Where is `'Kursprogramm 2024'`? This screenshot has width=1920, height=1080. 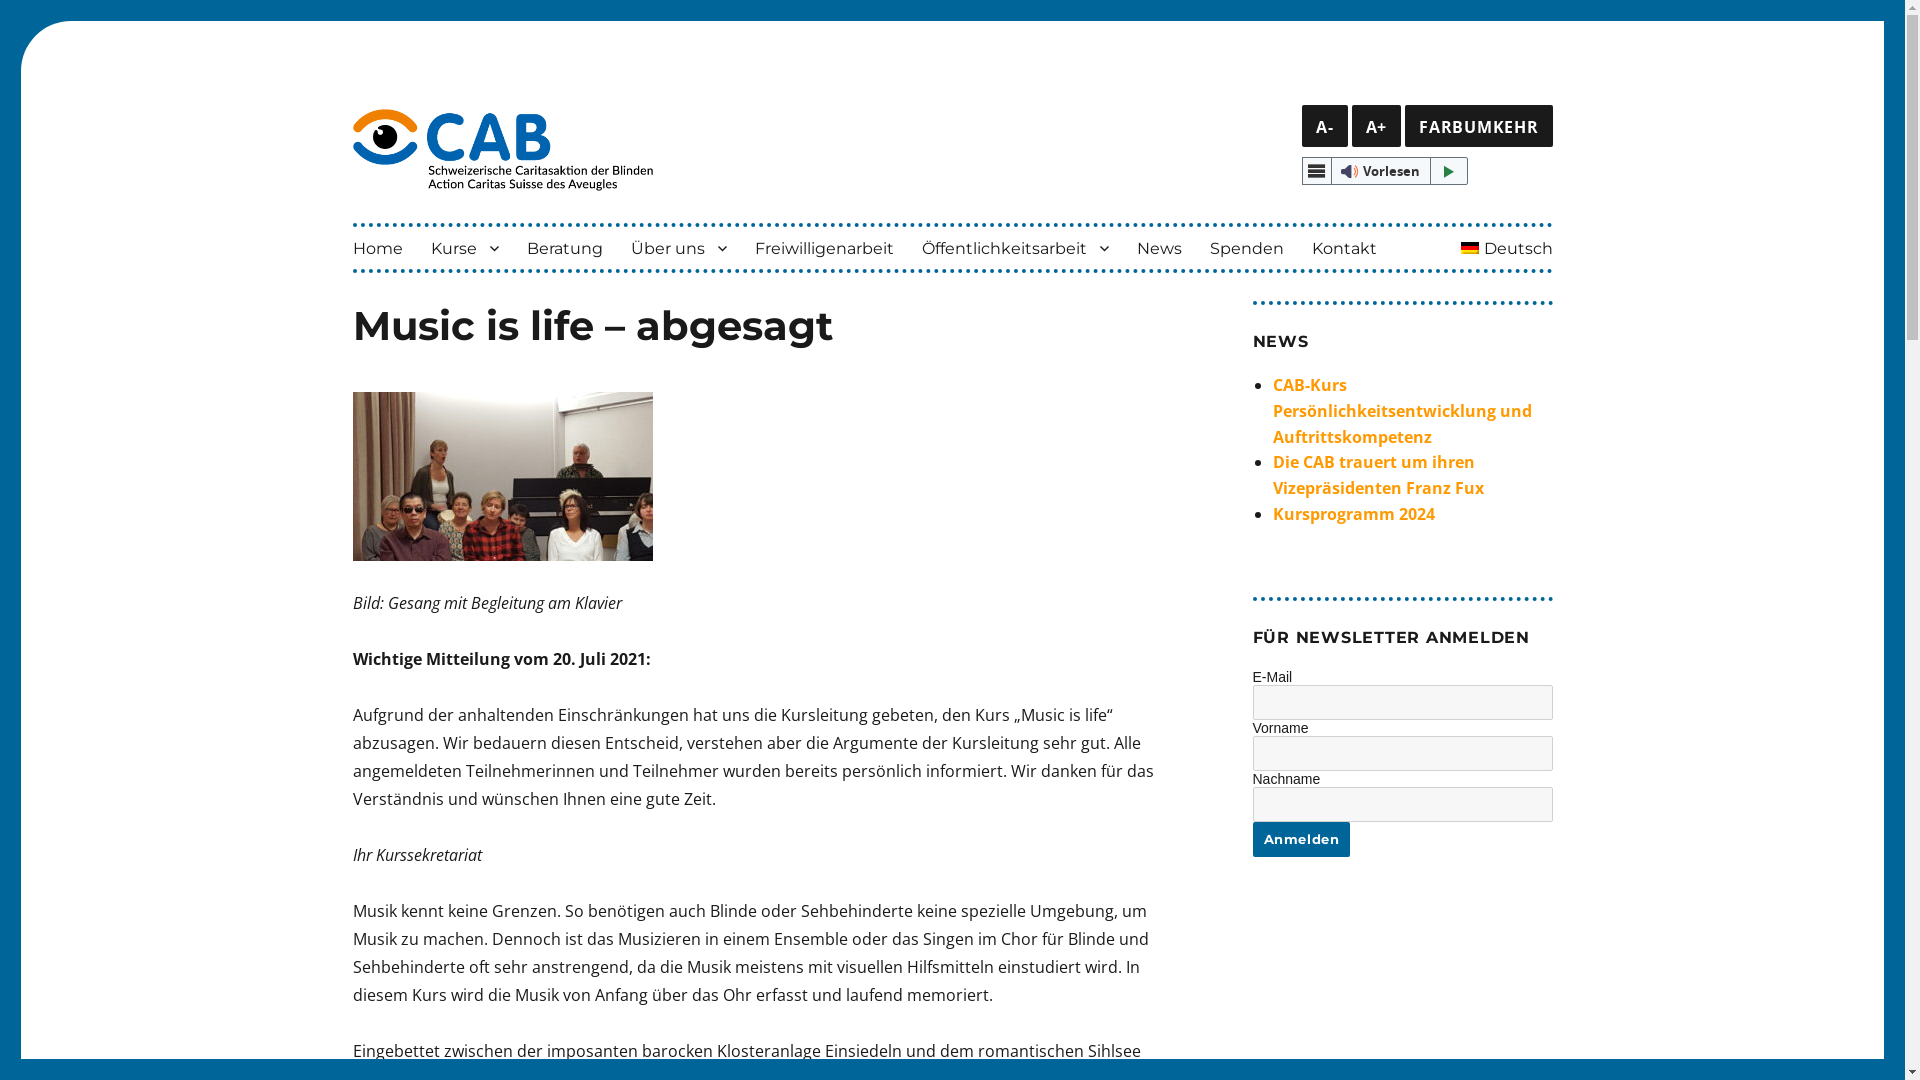 'Kursprogramm 2024' is located at coordinates (1353, 512).